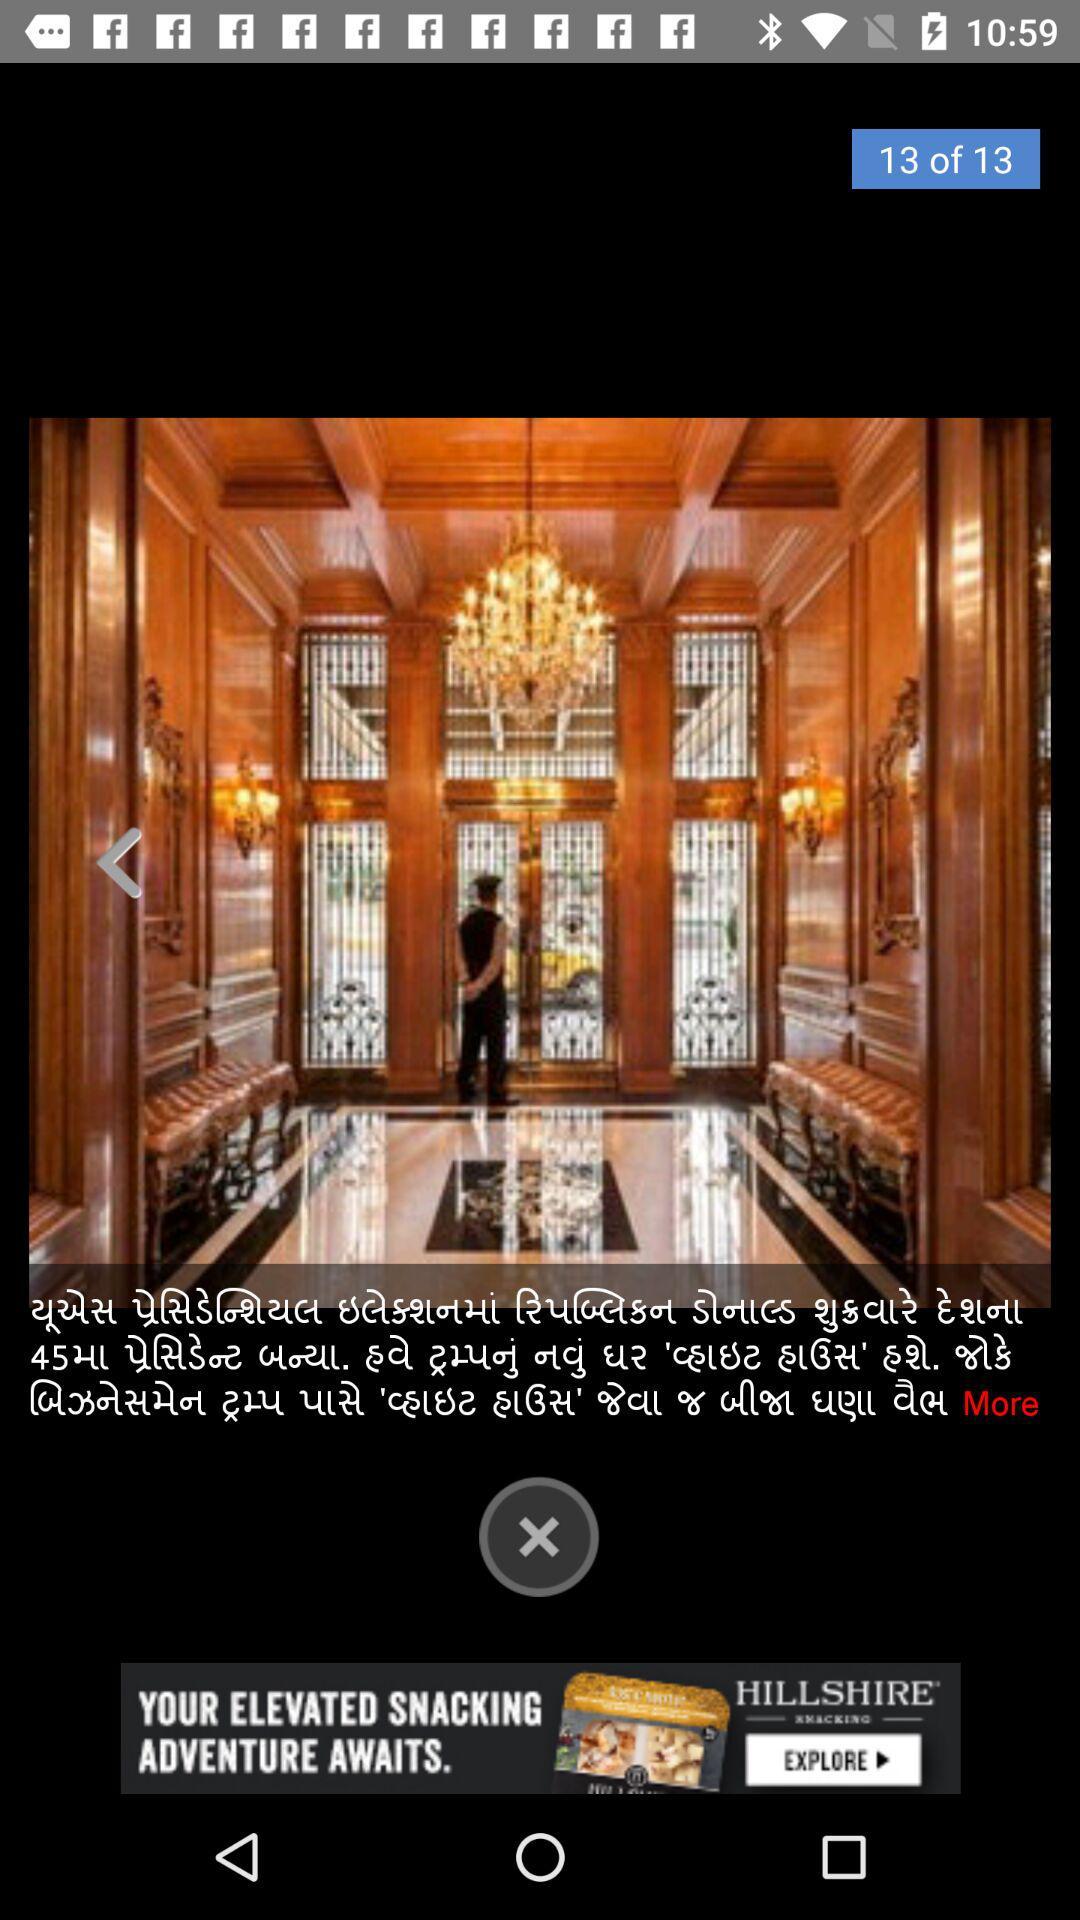  Describe the element at coordinates (118, 862) in the screenshot. I see `the arrow_backward icon` at that location.